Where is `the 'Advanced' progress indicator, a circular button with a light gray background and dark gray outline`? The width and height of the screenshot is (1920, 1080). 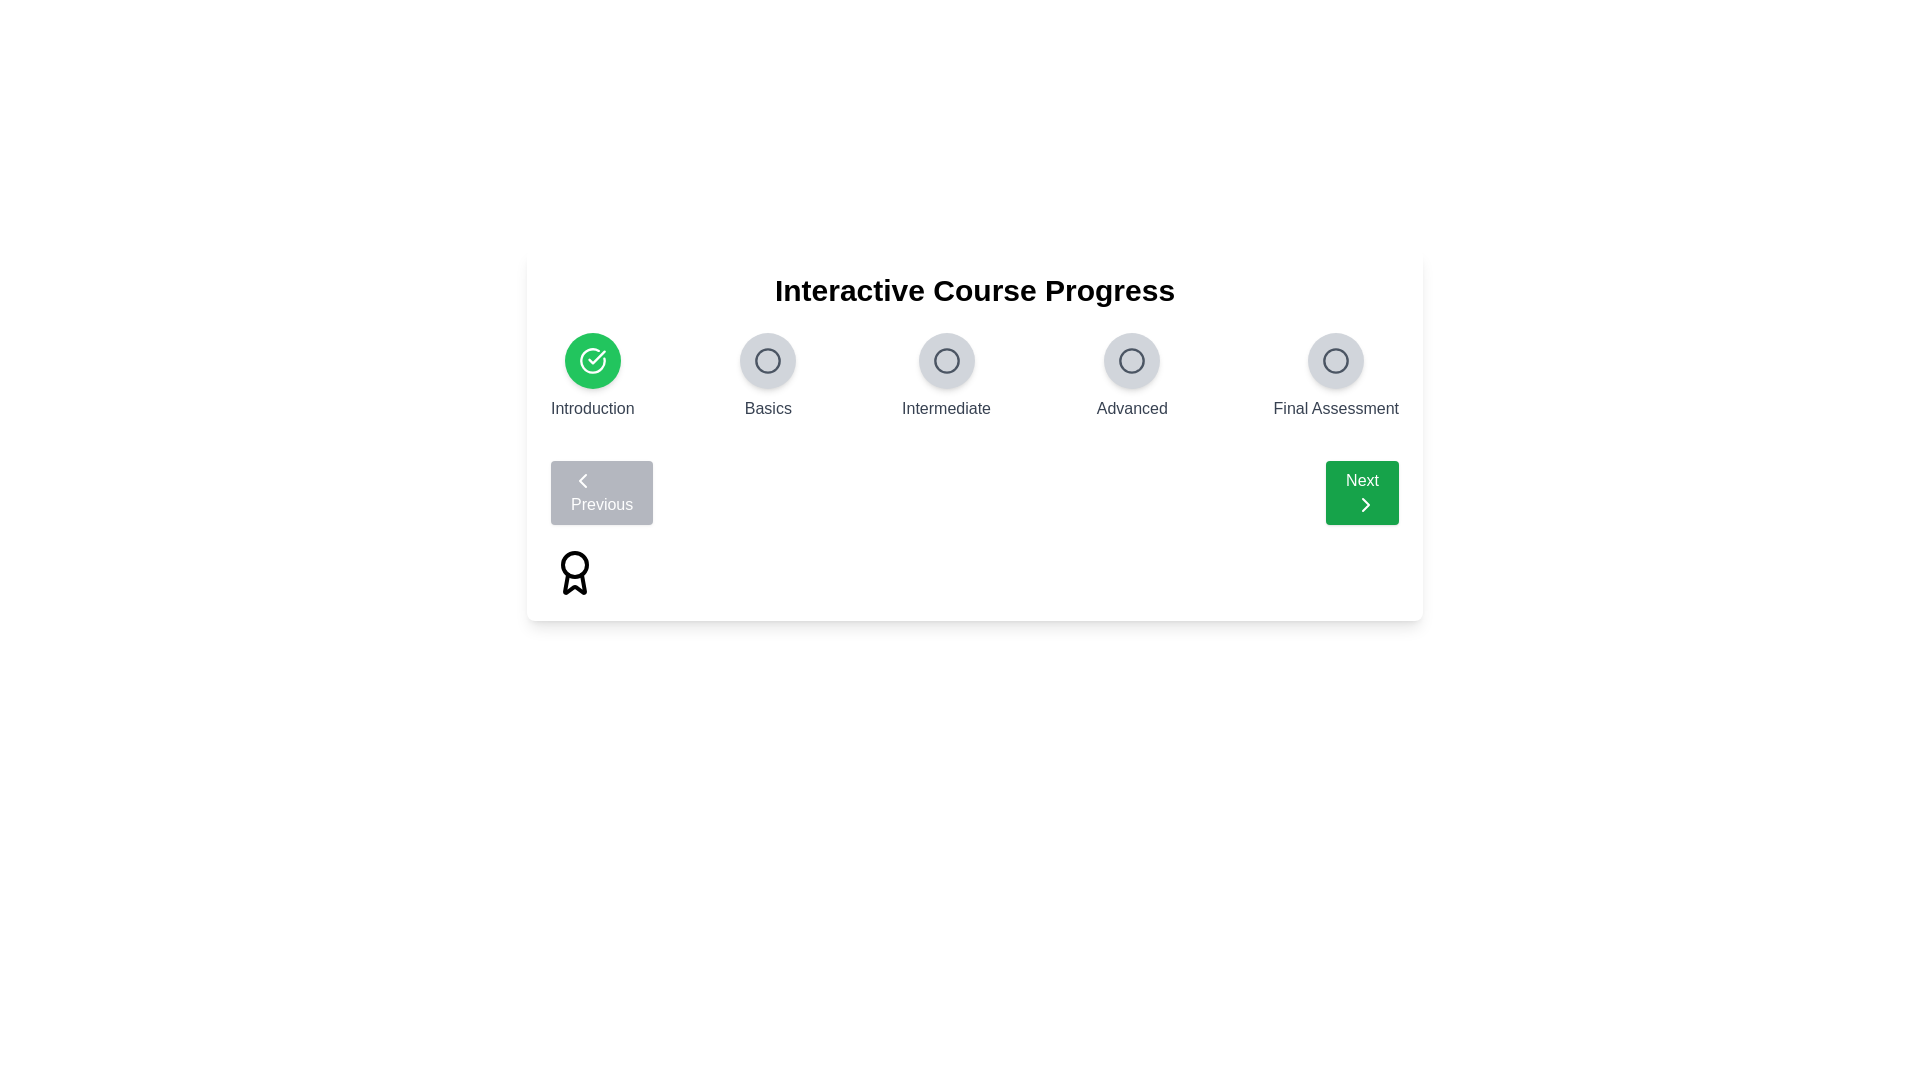
the 'Advanced' progress indicator, a circular button with a light gray background and dark gray outline is located at coordinates (1132, 377).